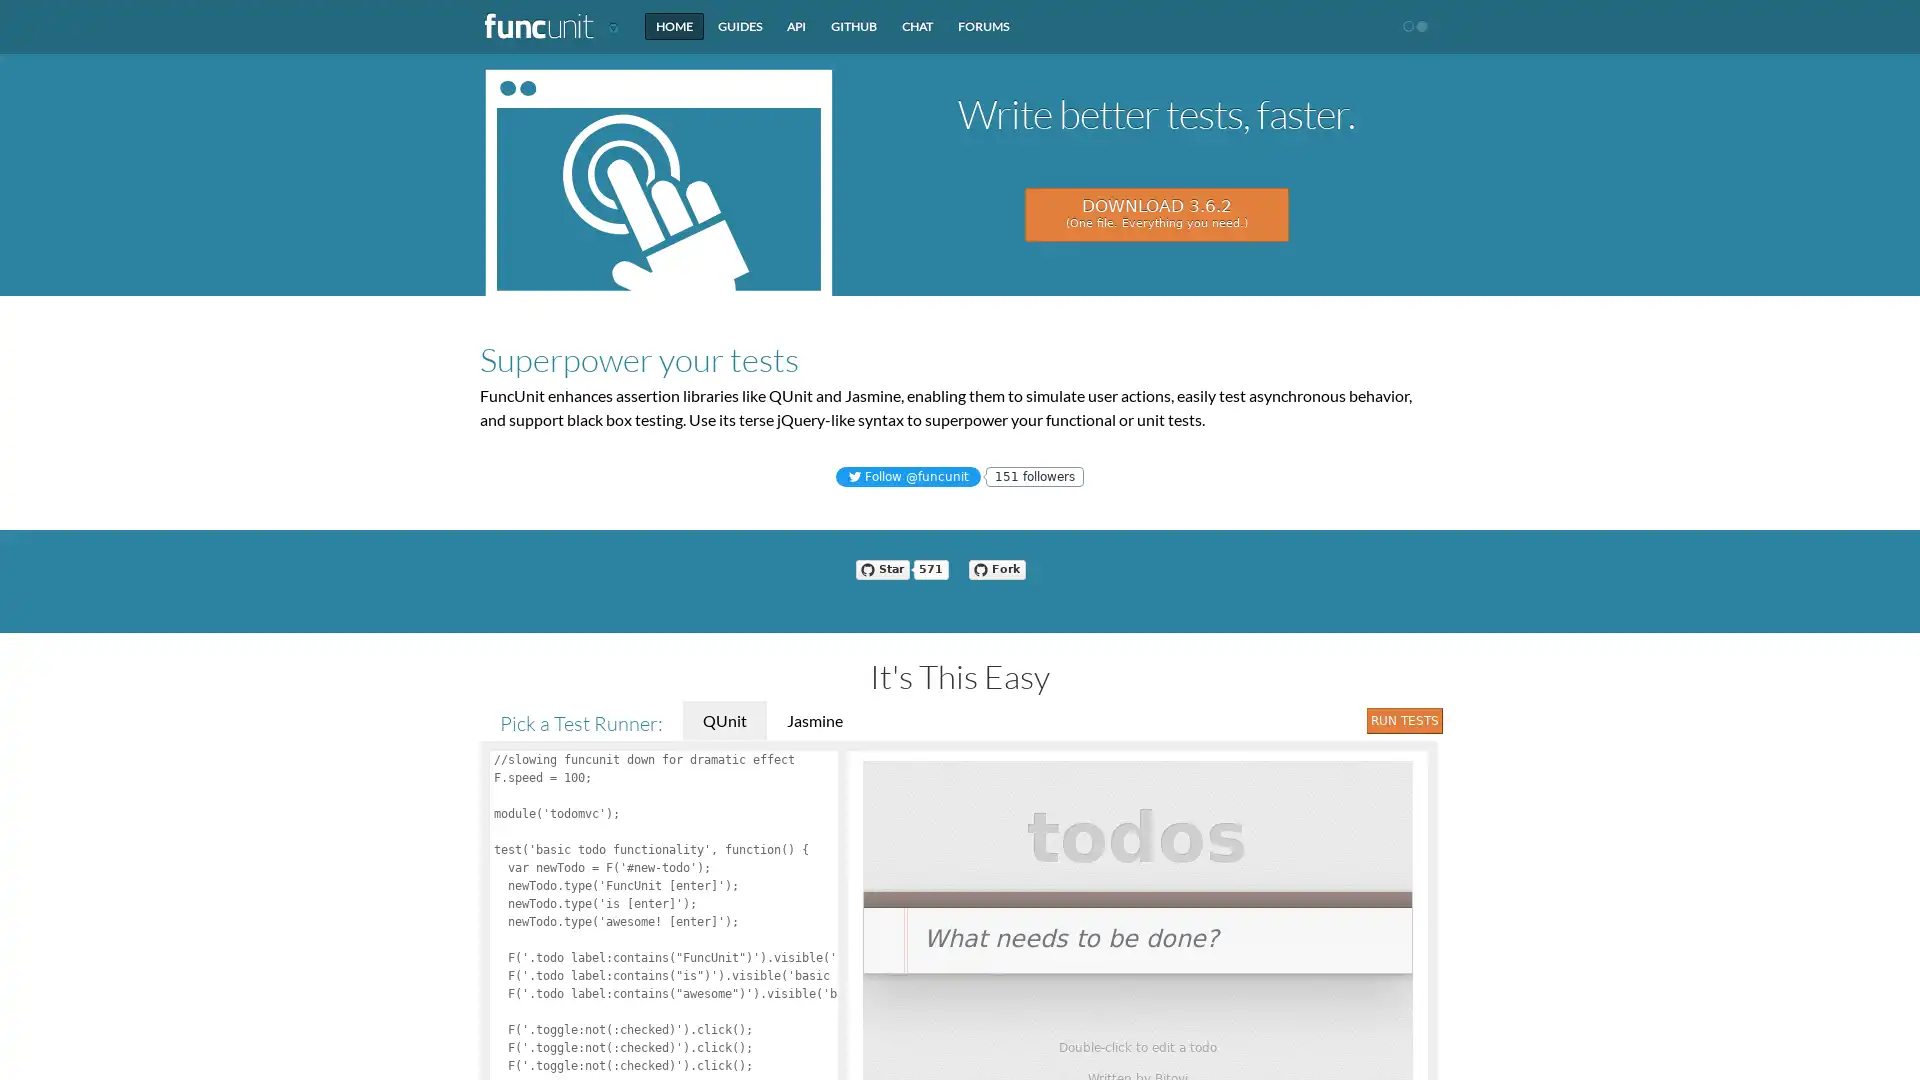 This screenshot has width=1920, height=1080. Describe the element at coordinates (1404, 721) in the screenshot. I see `Run Tests` at that location.